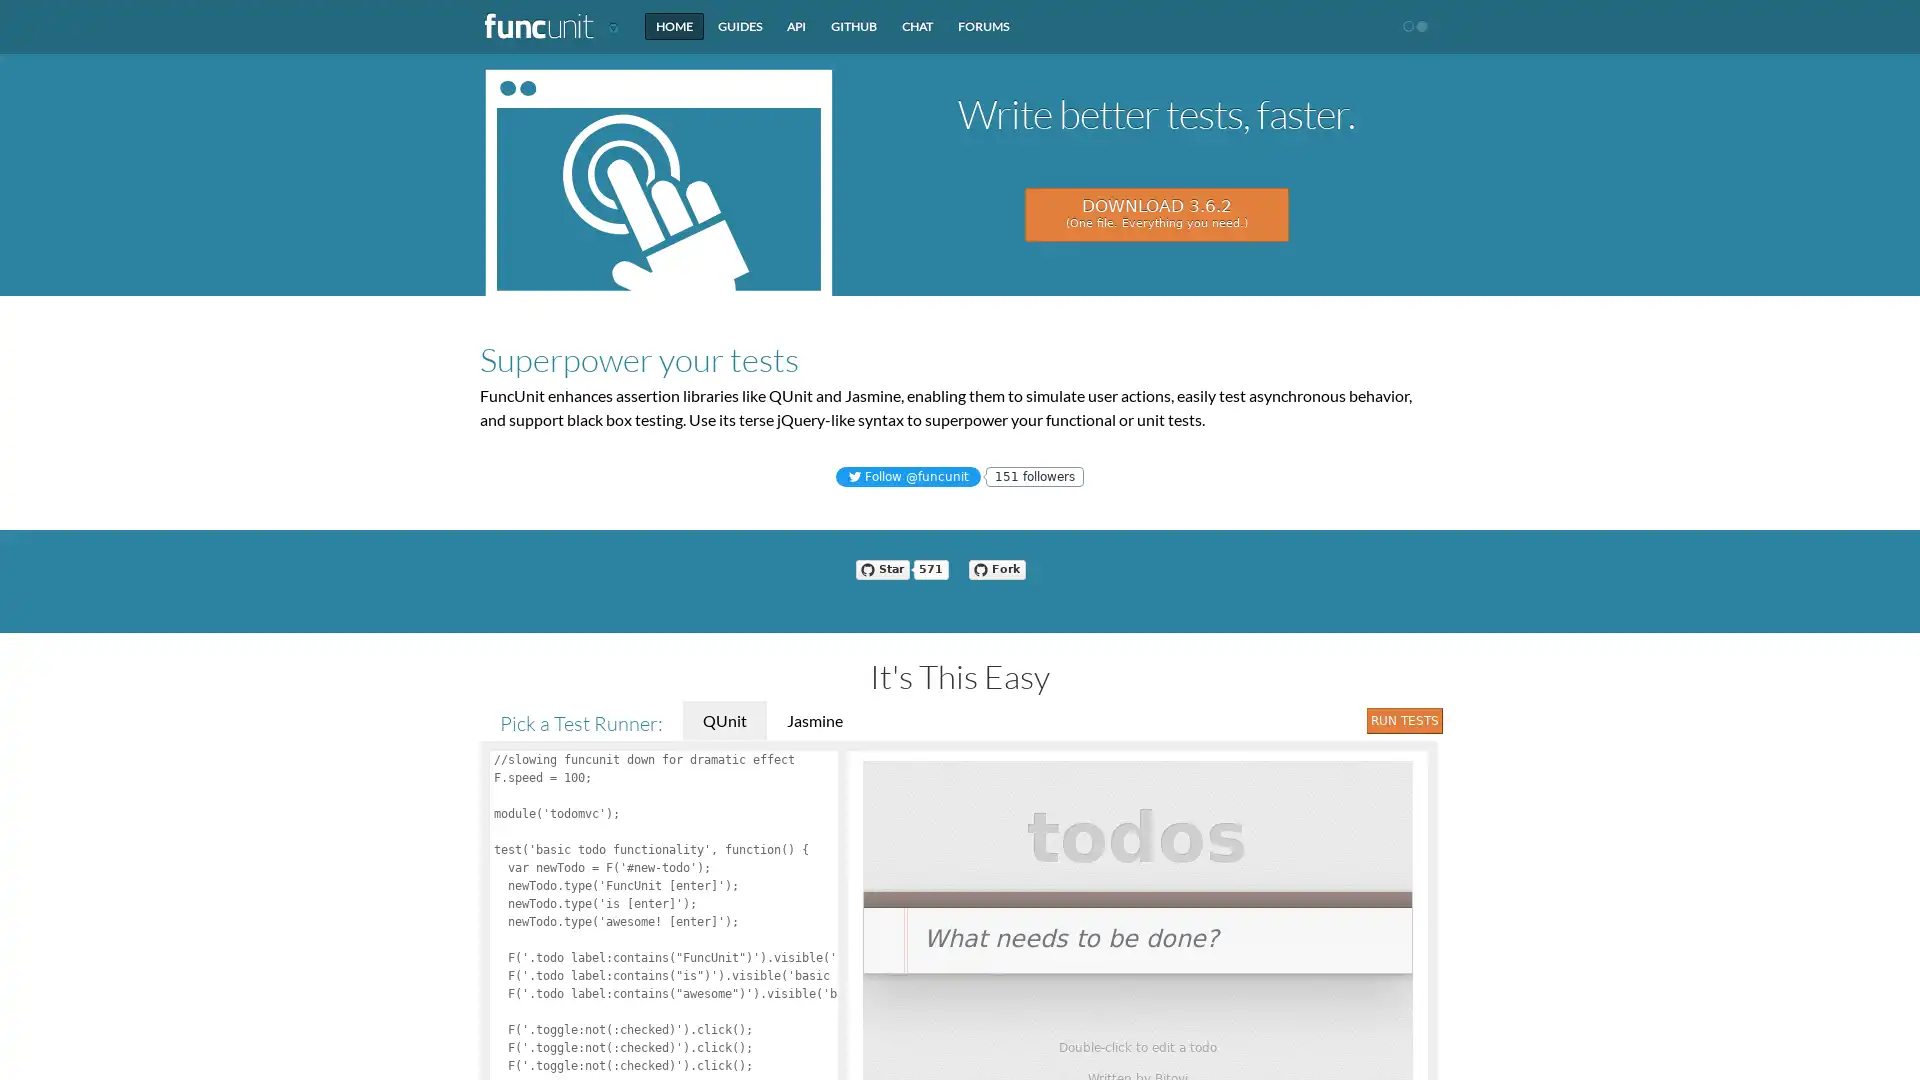 This screenshot has width=1920, height=1080. Describe the element at coordinates (1404, 721) in the screenshot. I see `Run Tests` at that location.